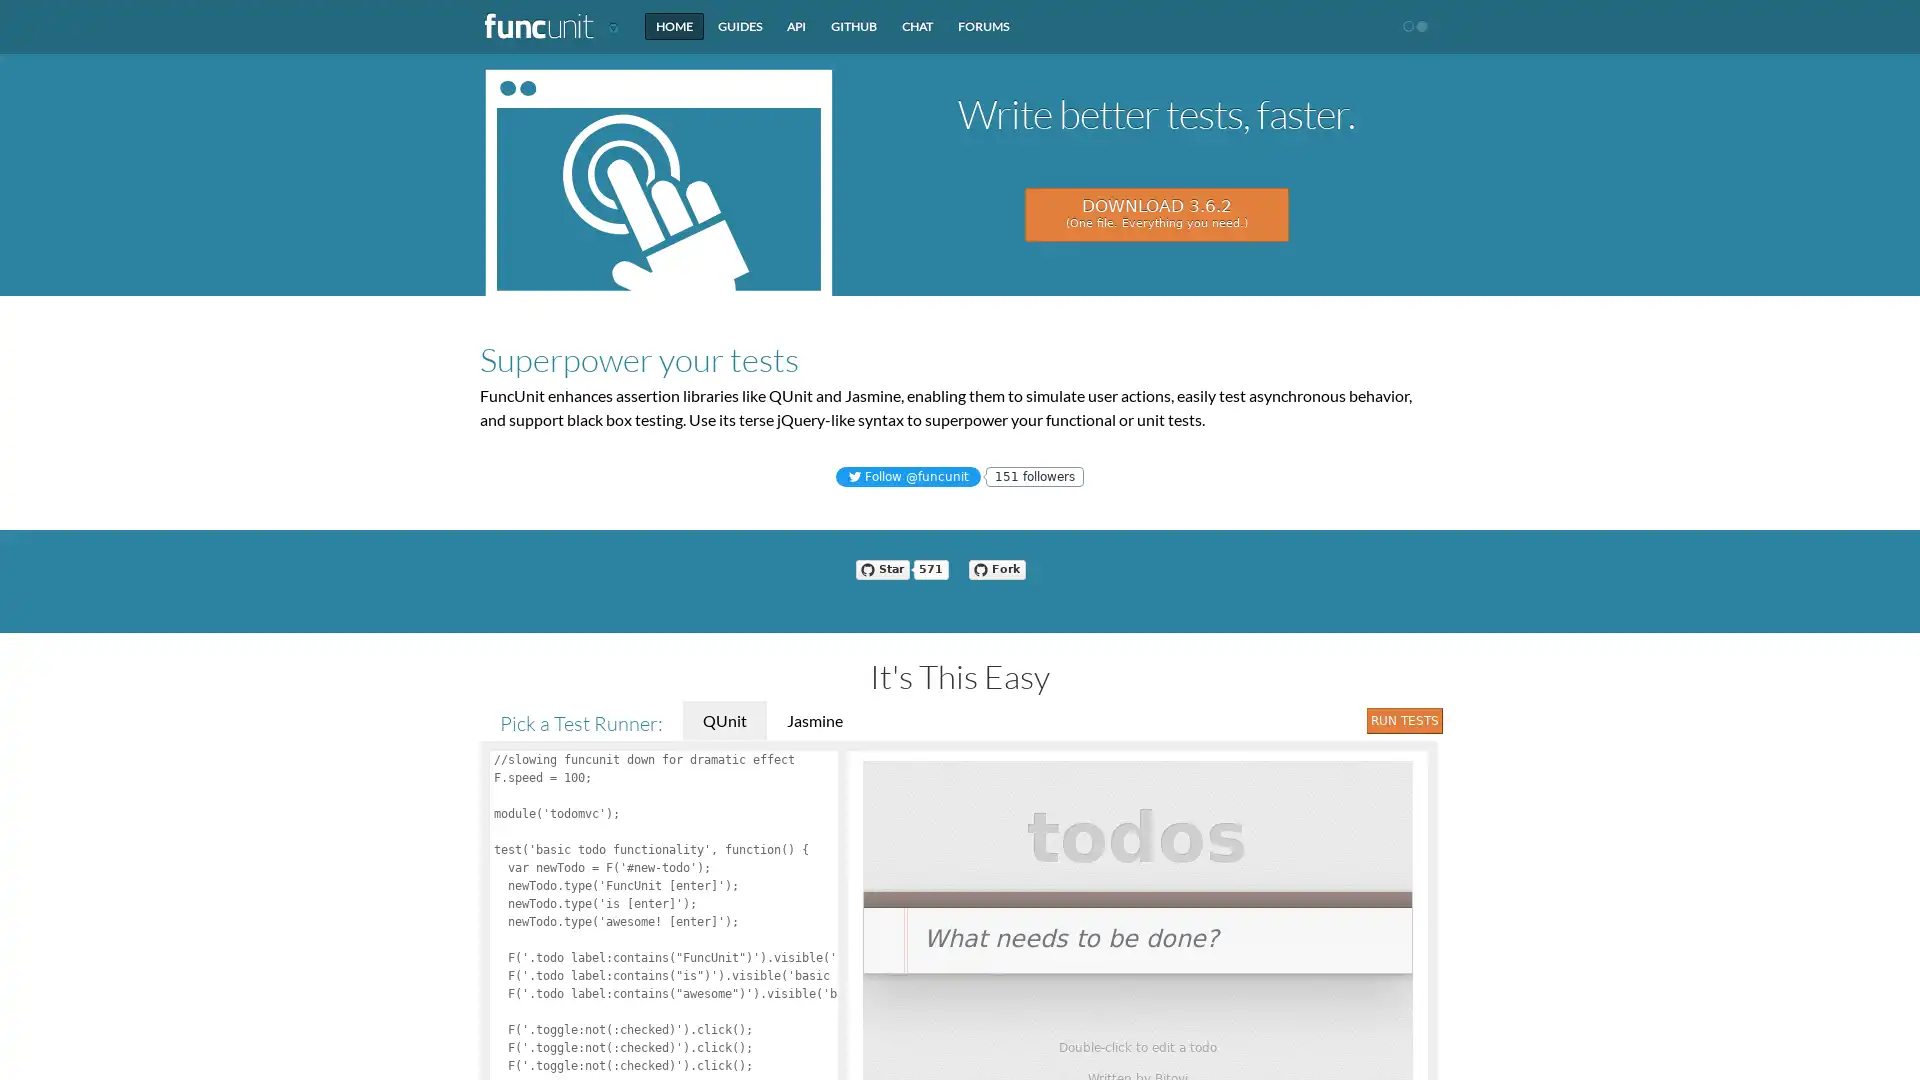 This screenshot has width=1920, height=1080. Describe the element at coordinates (1404, 721) in the screenshot. I see `Run Tests` at that location.